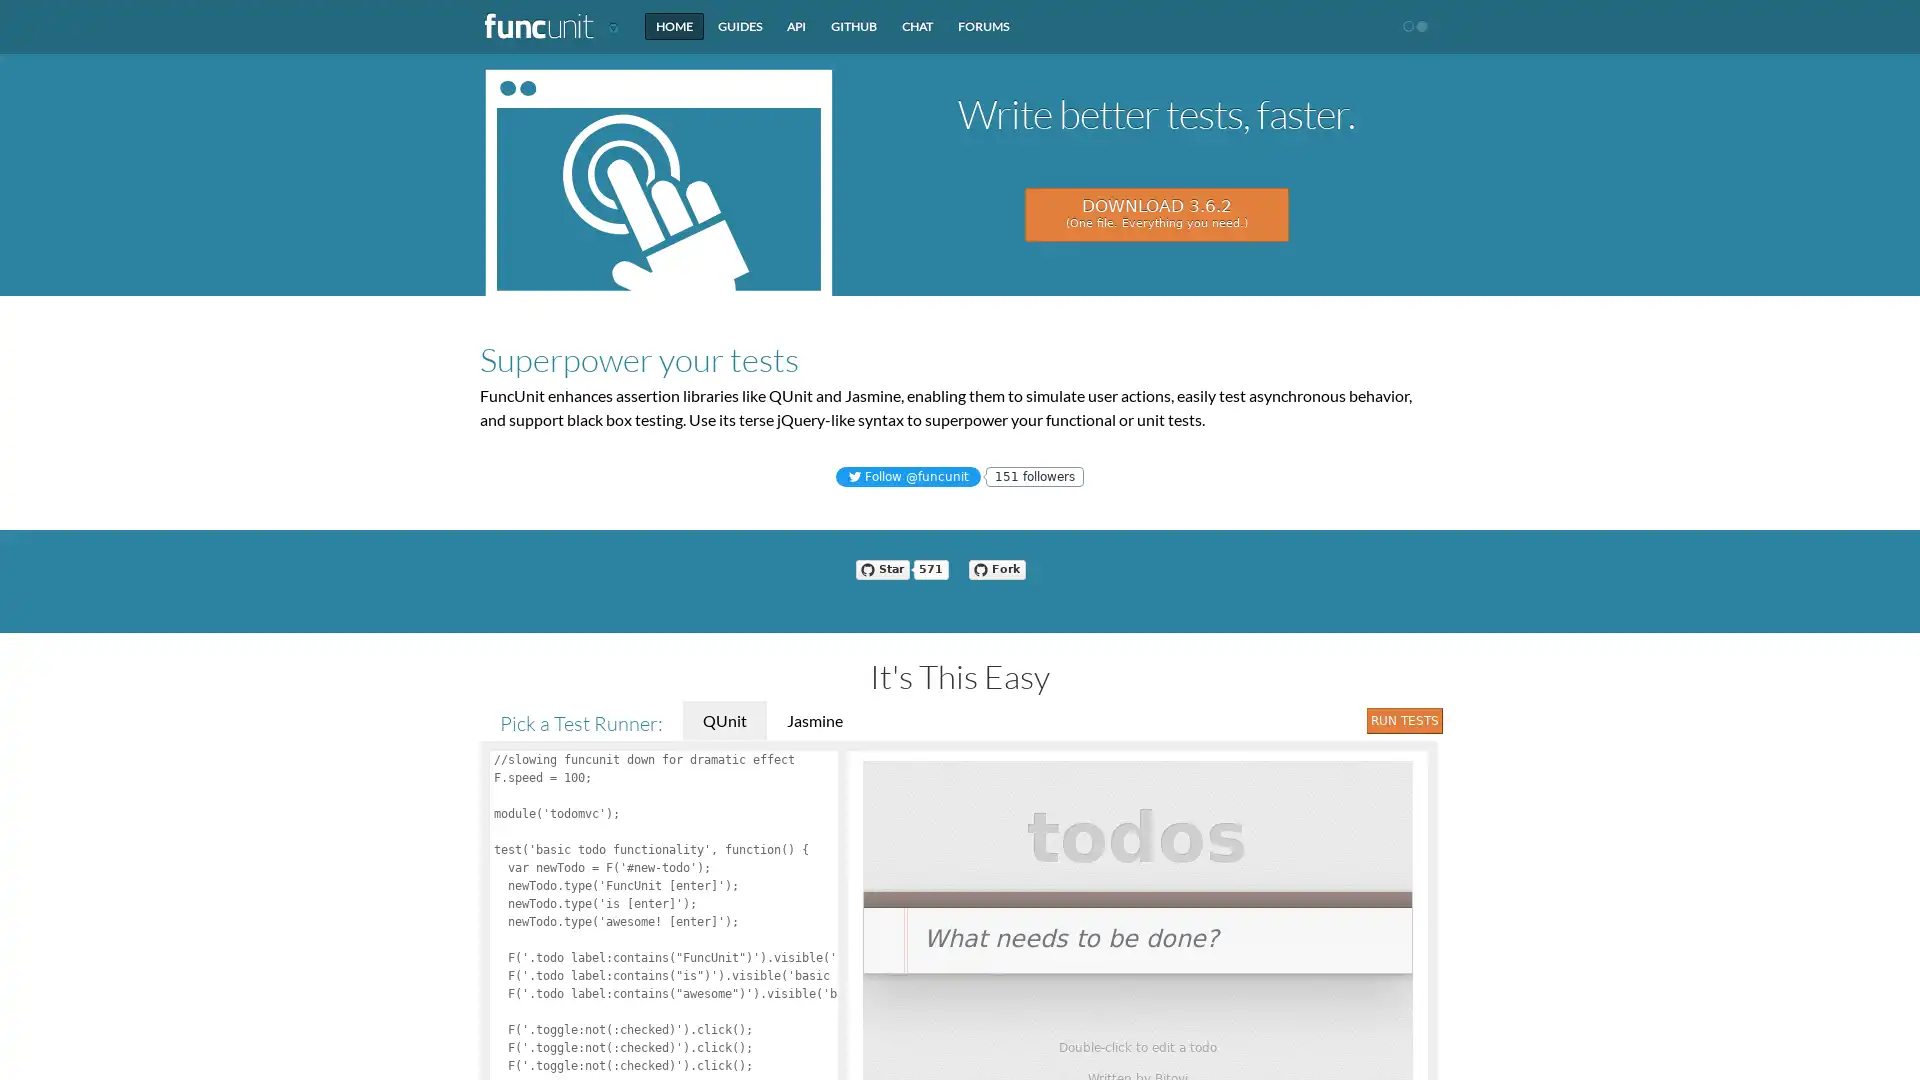 This screenshot has width=1920, height=1080. Describe the element at coordinates (1404, 721) in the screenshot. I see `Run Tests` at that location.